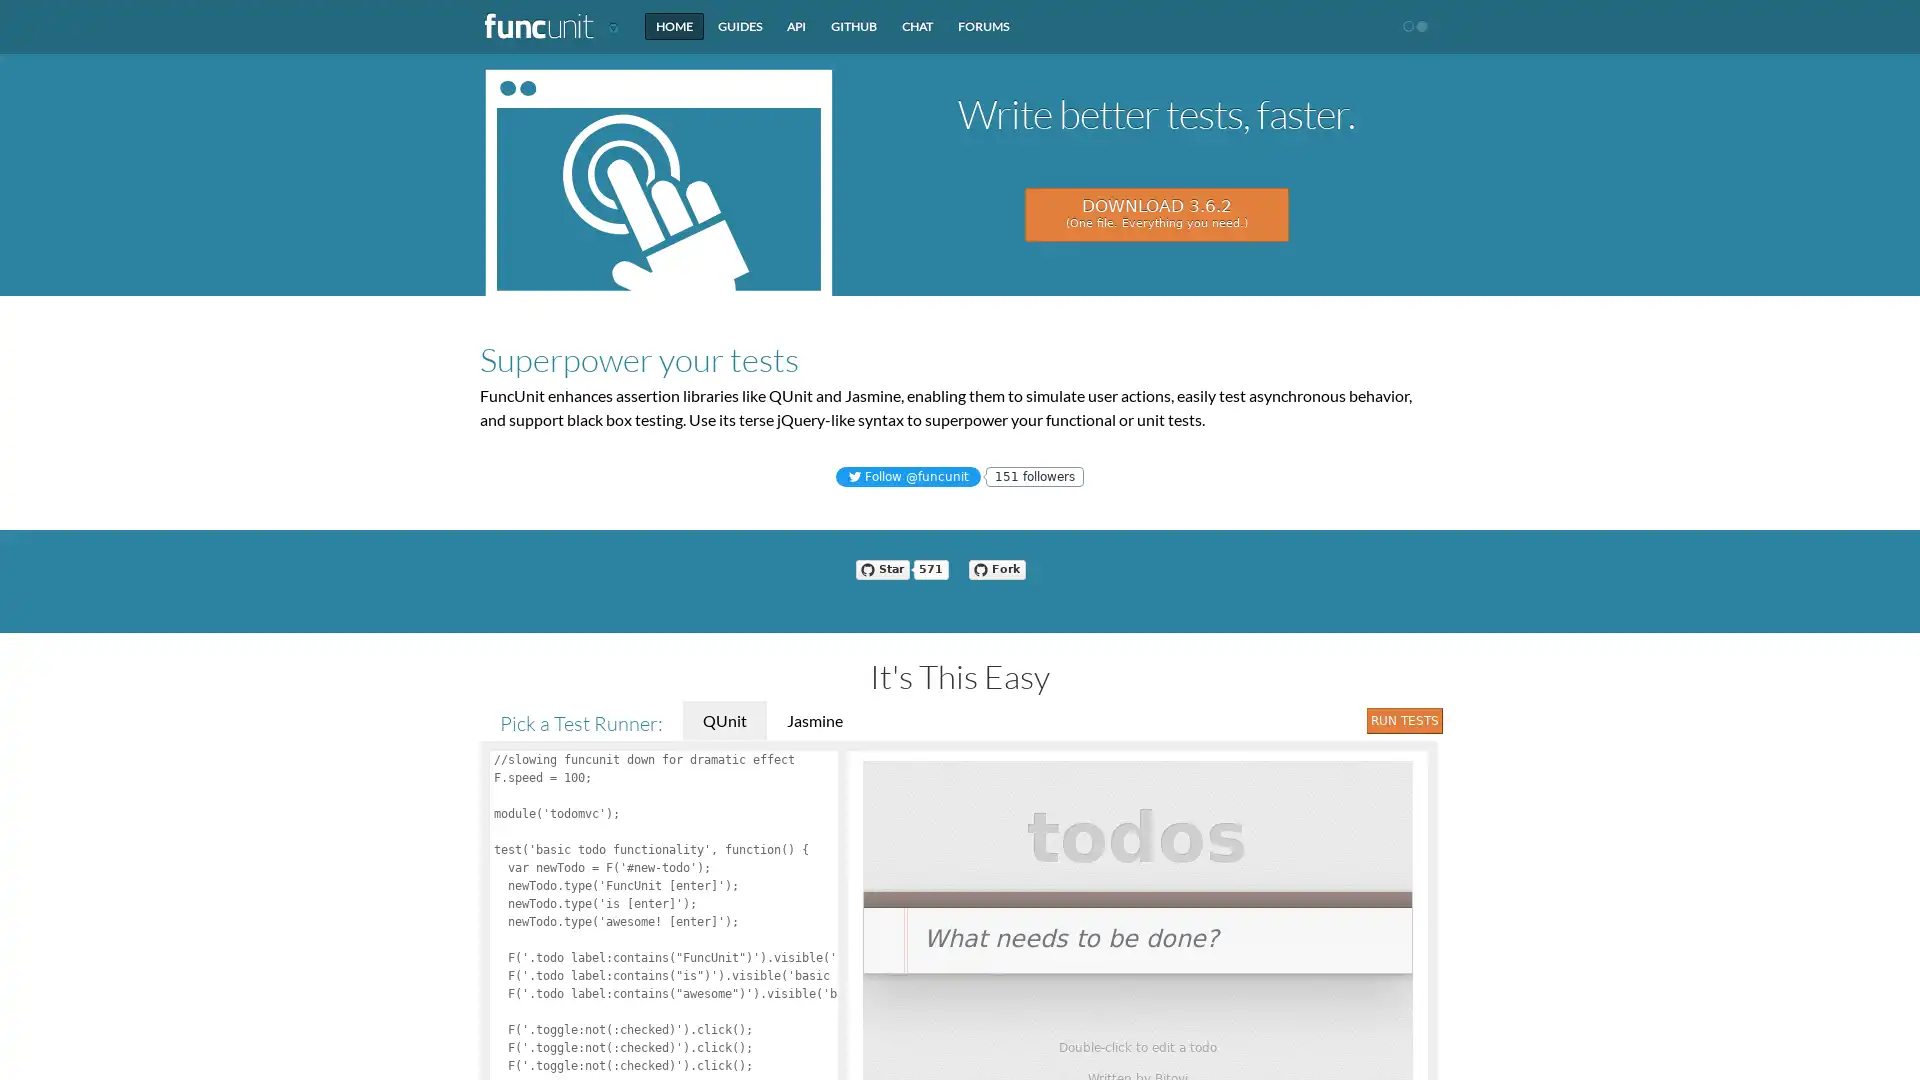 This screenshot has width=1920, height=1080. Describe the element at coordinates (1404, 721) in the screenshot. I see `Run Tests` at that location.